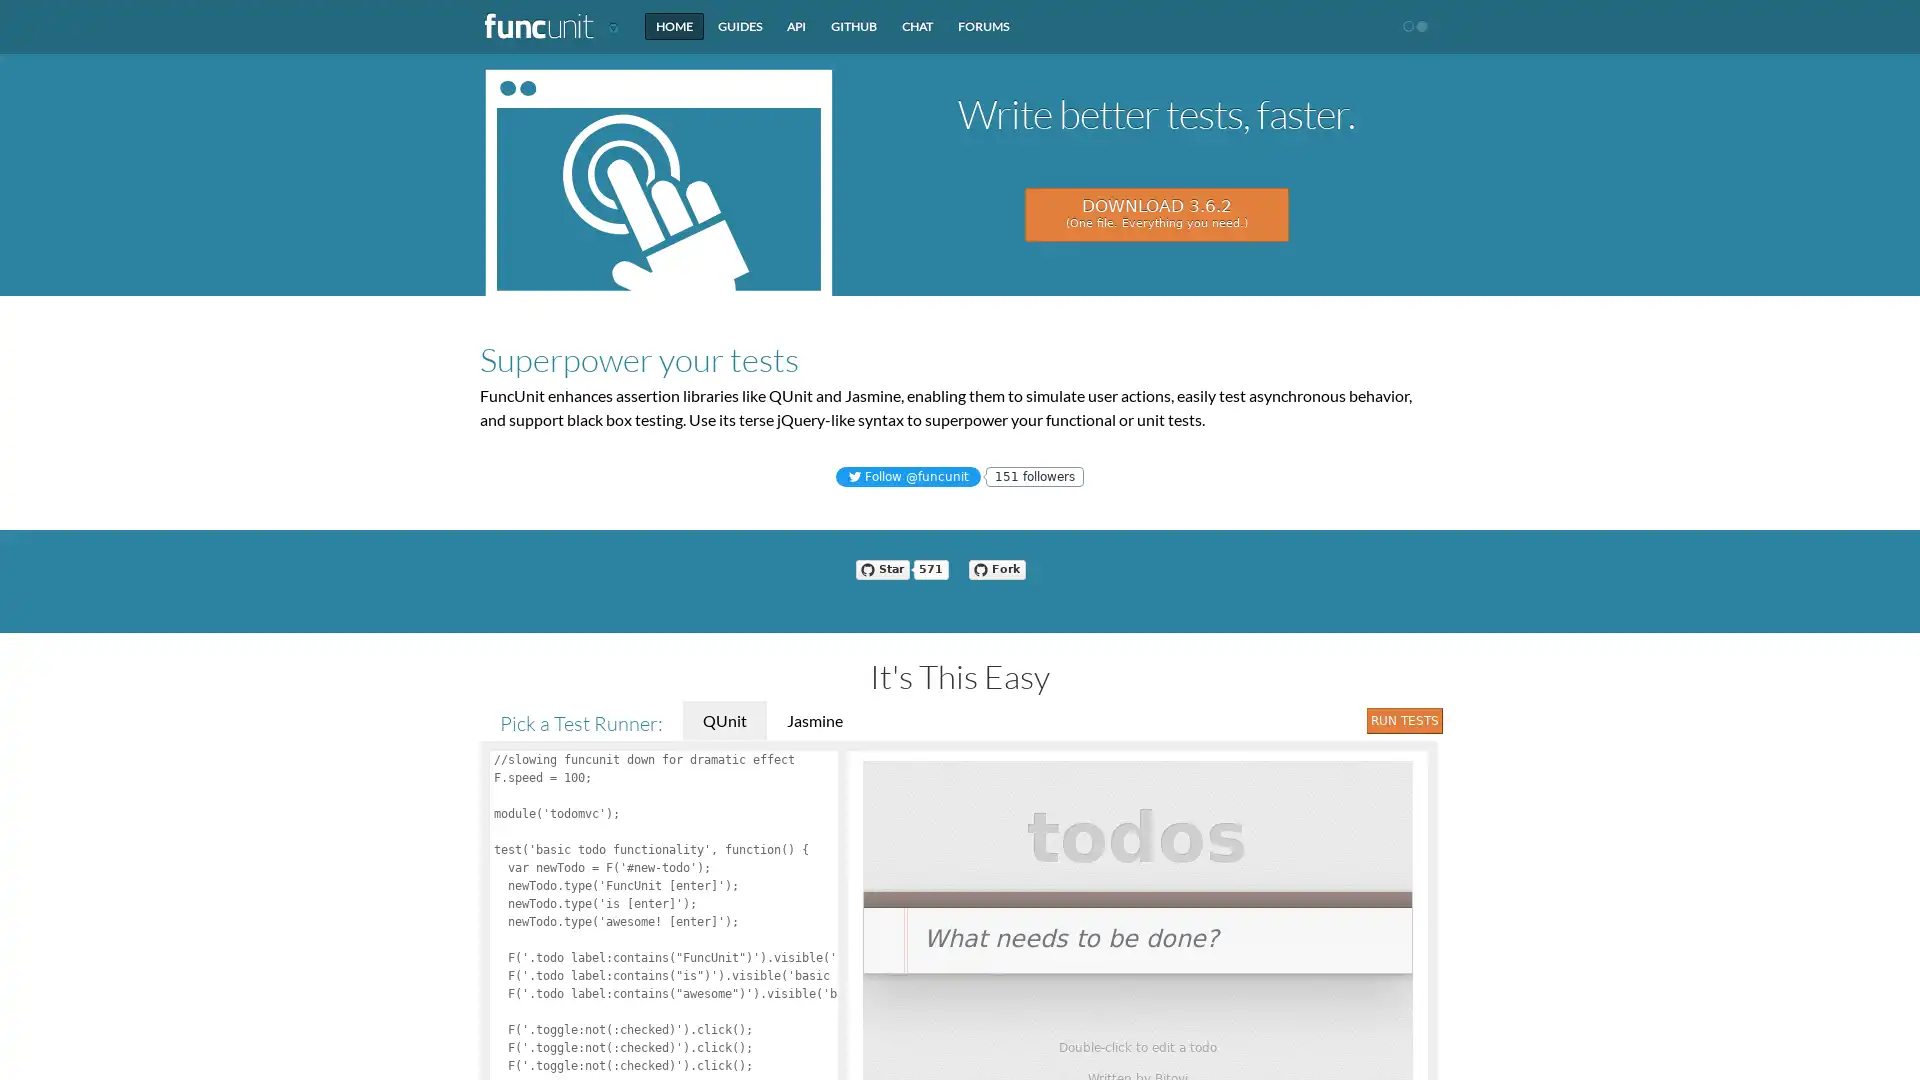 This screenshot has width=1920, height=1080. Describe the element at coordinates (1404, 721) in the screenshot. I see `Run Tests` at that location.